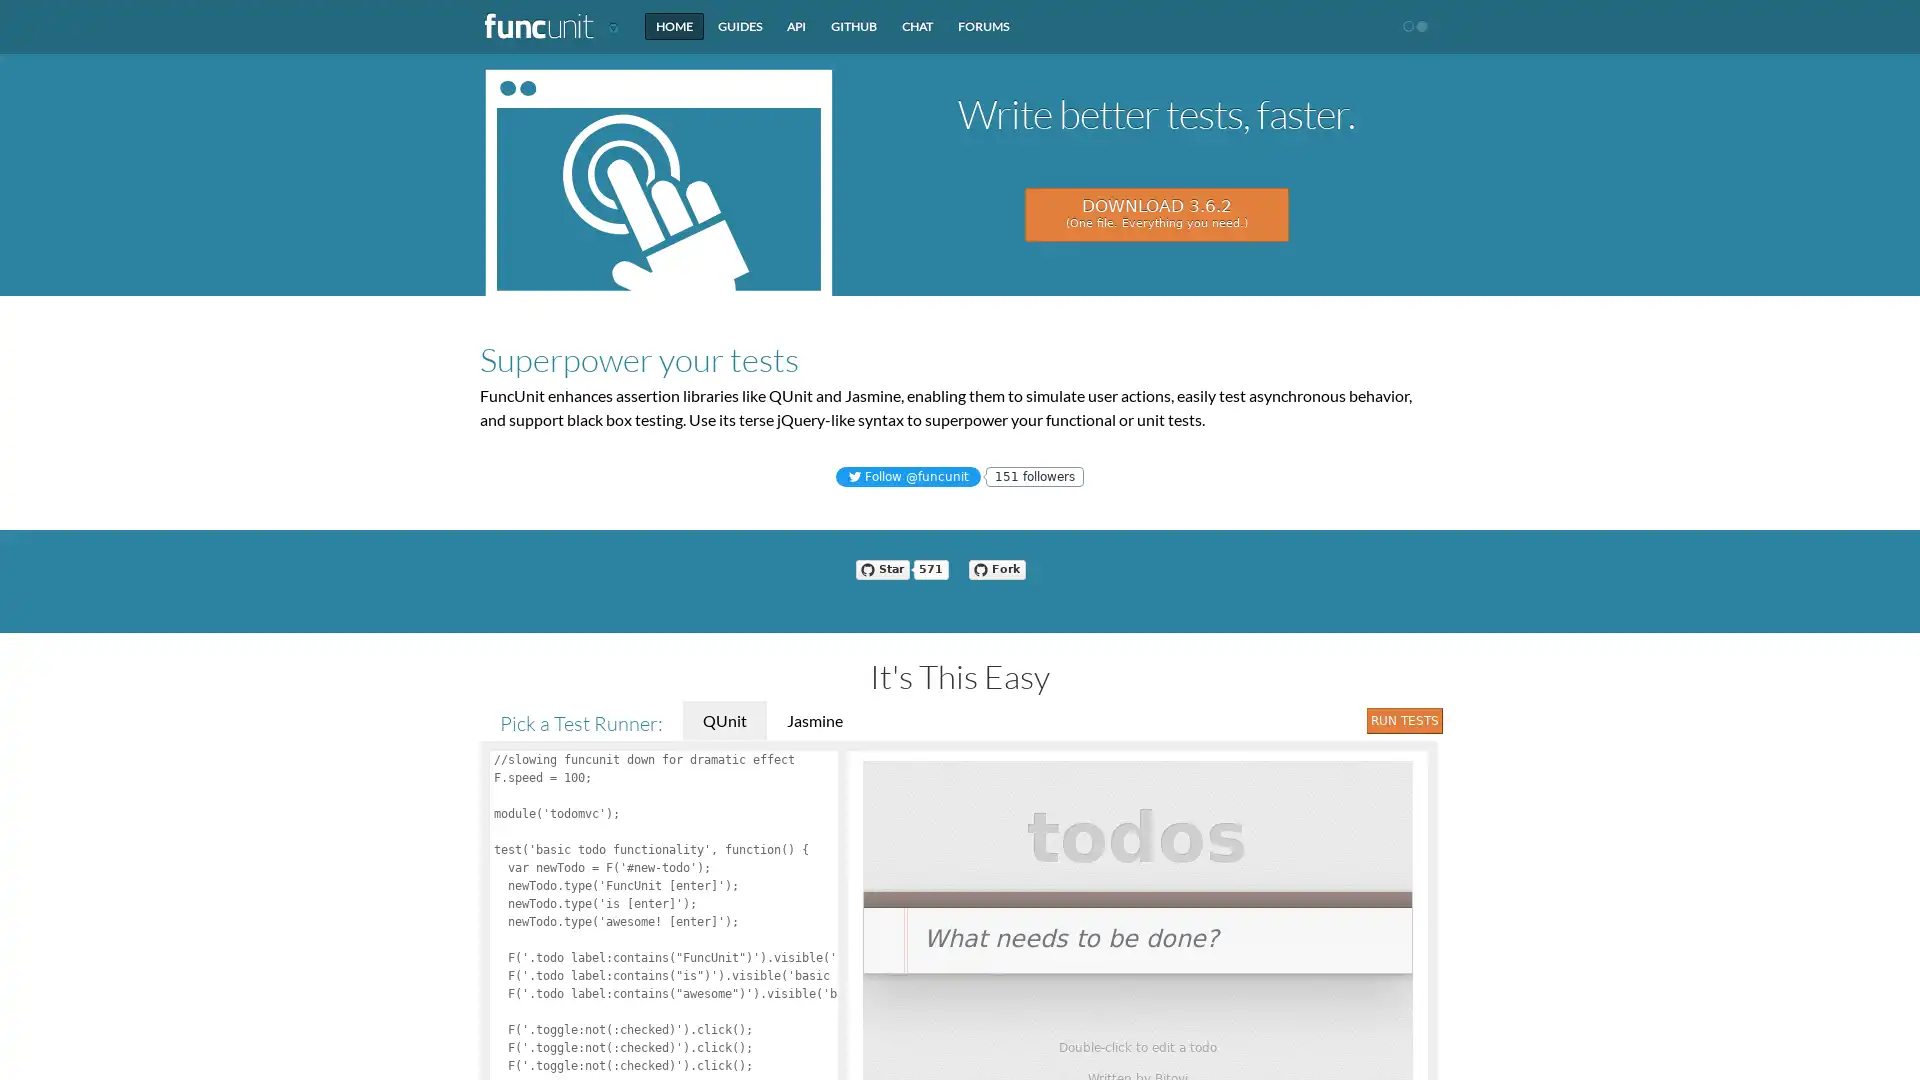 This screenshot has width=1920, height=1080. Describe the element at coordinates (1404, 721) in the screenshot. I see `Run Tests` at that location.